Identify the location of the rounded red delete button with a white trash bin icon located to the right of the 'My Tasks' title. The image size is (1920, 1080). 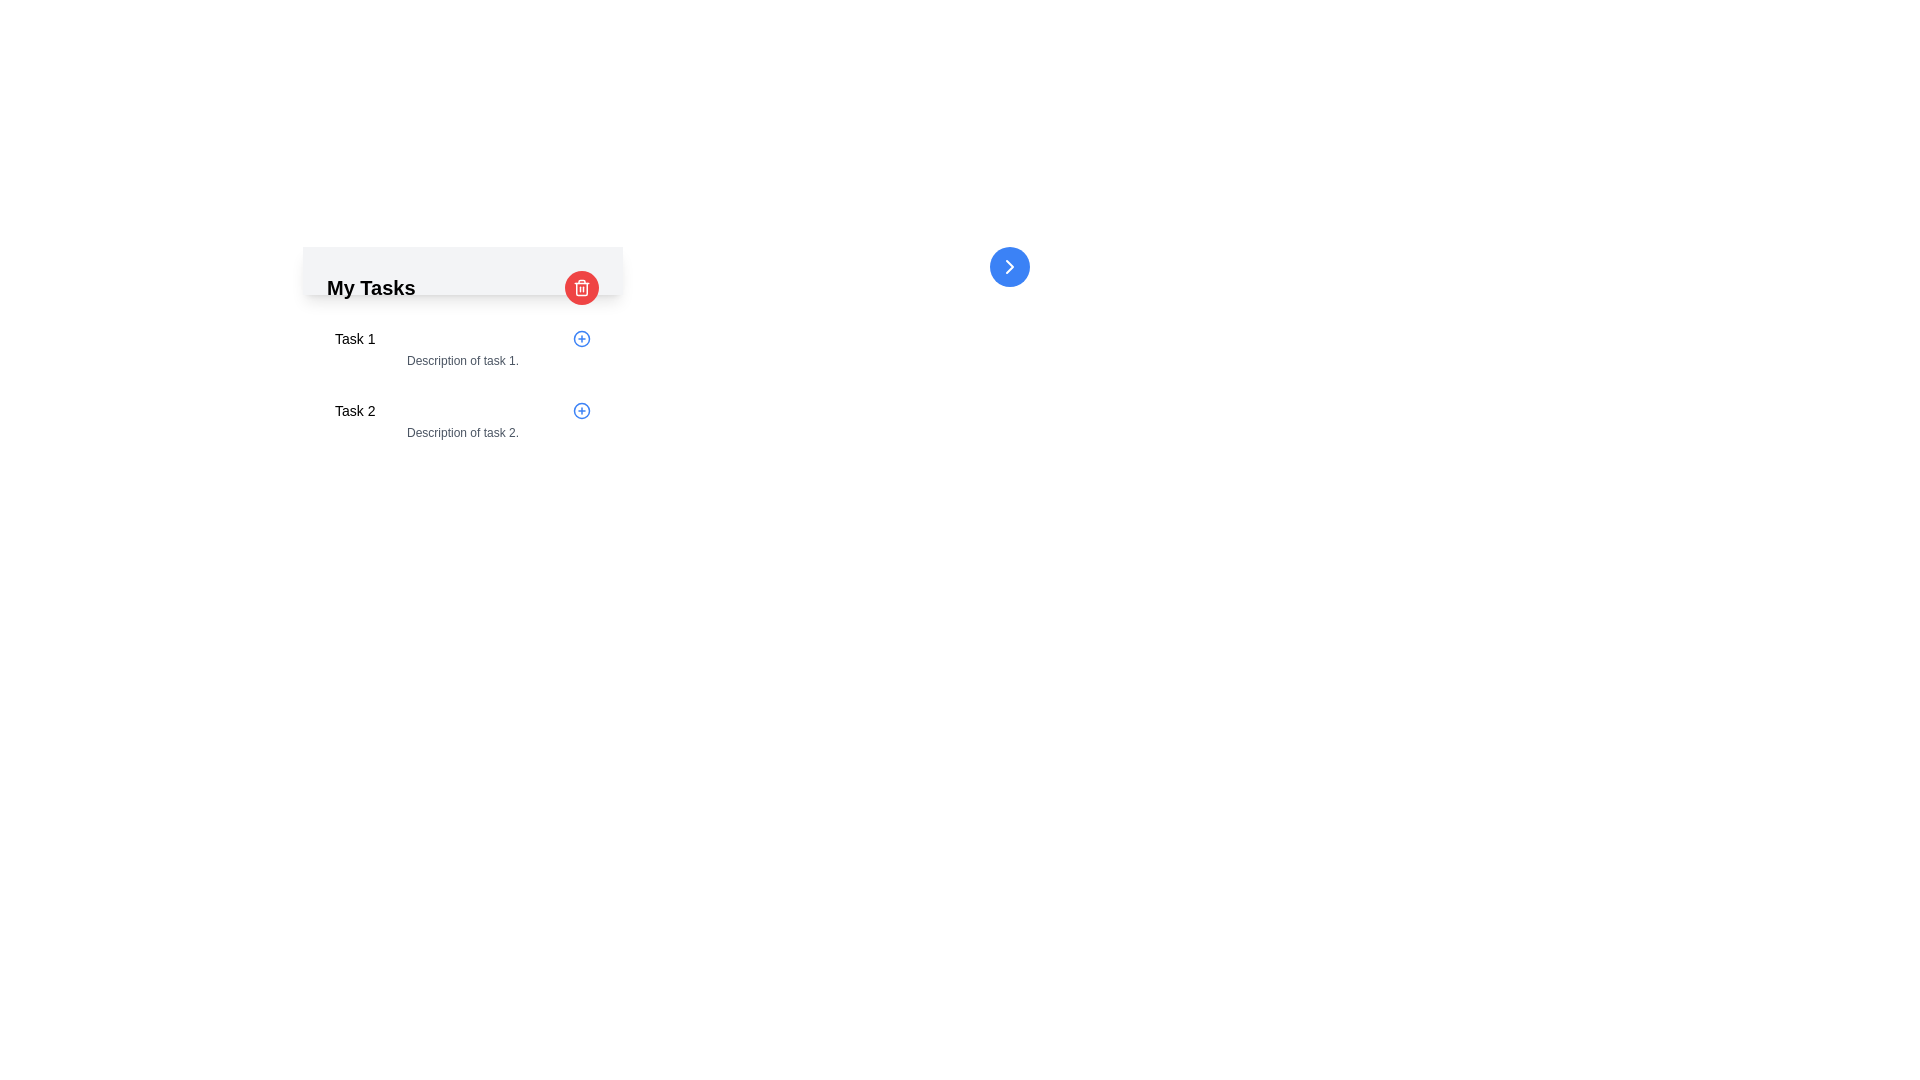
(580, 288).